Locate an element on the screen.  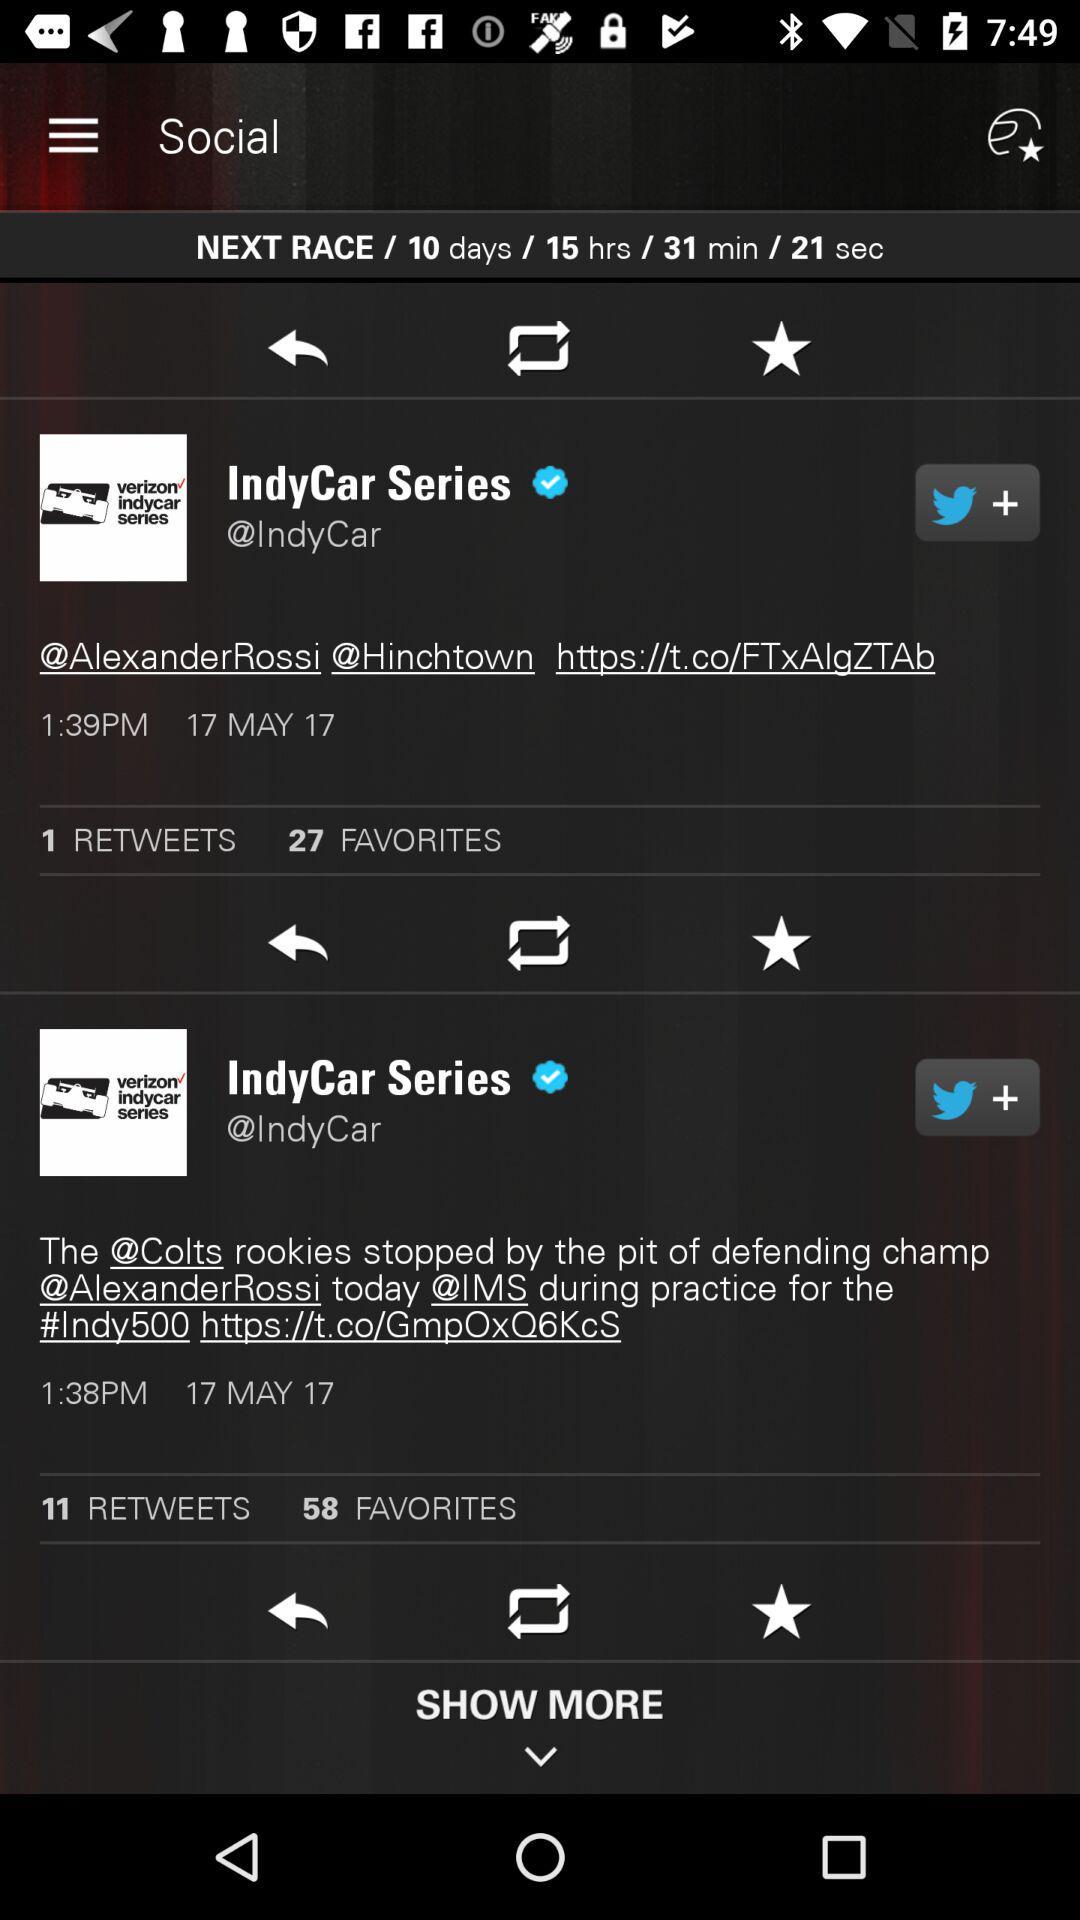
it is a special symbol is located at coordinates (780, 354).